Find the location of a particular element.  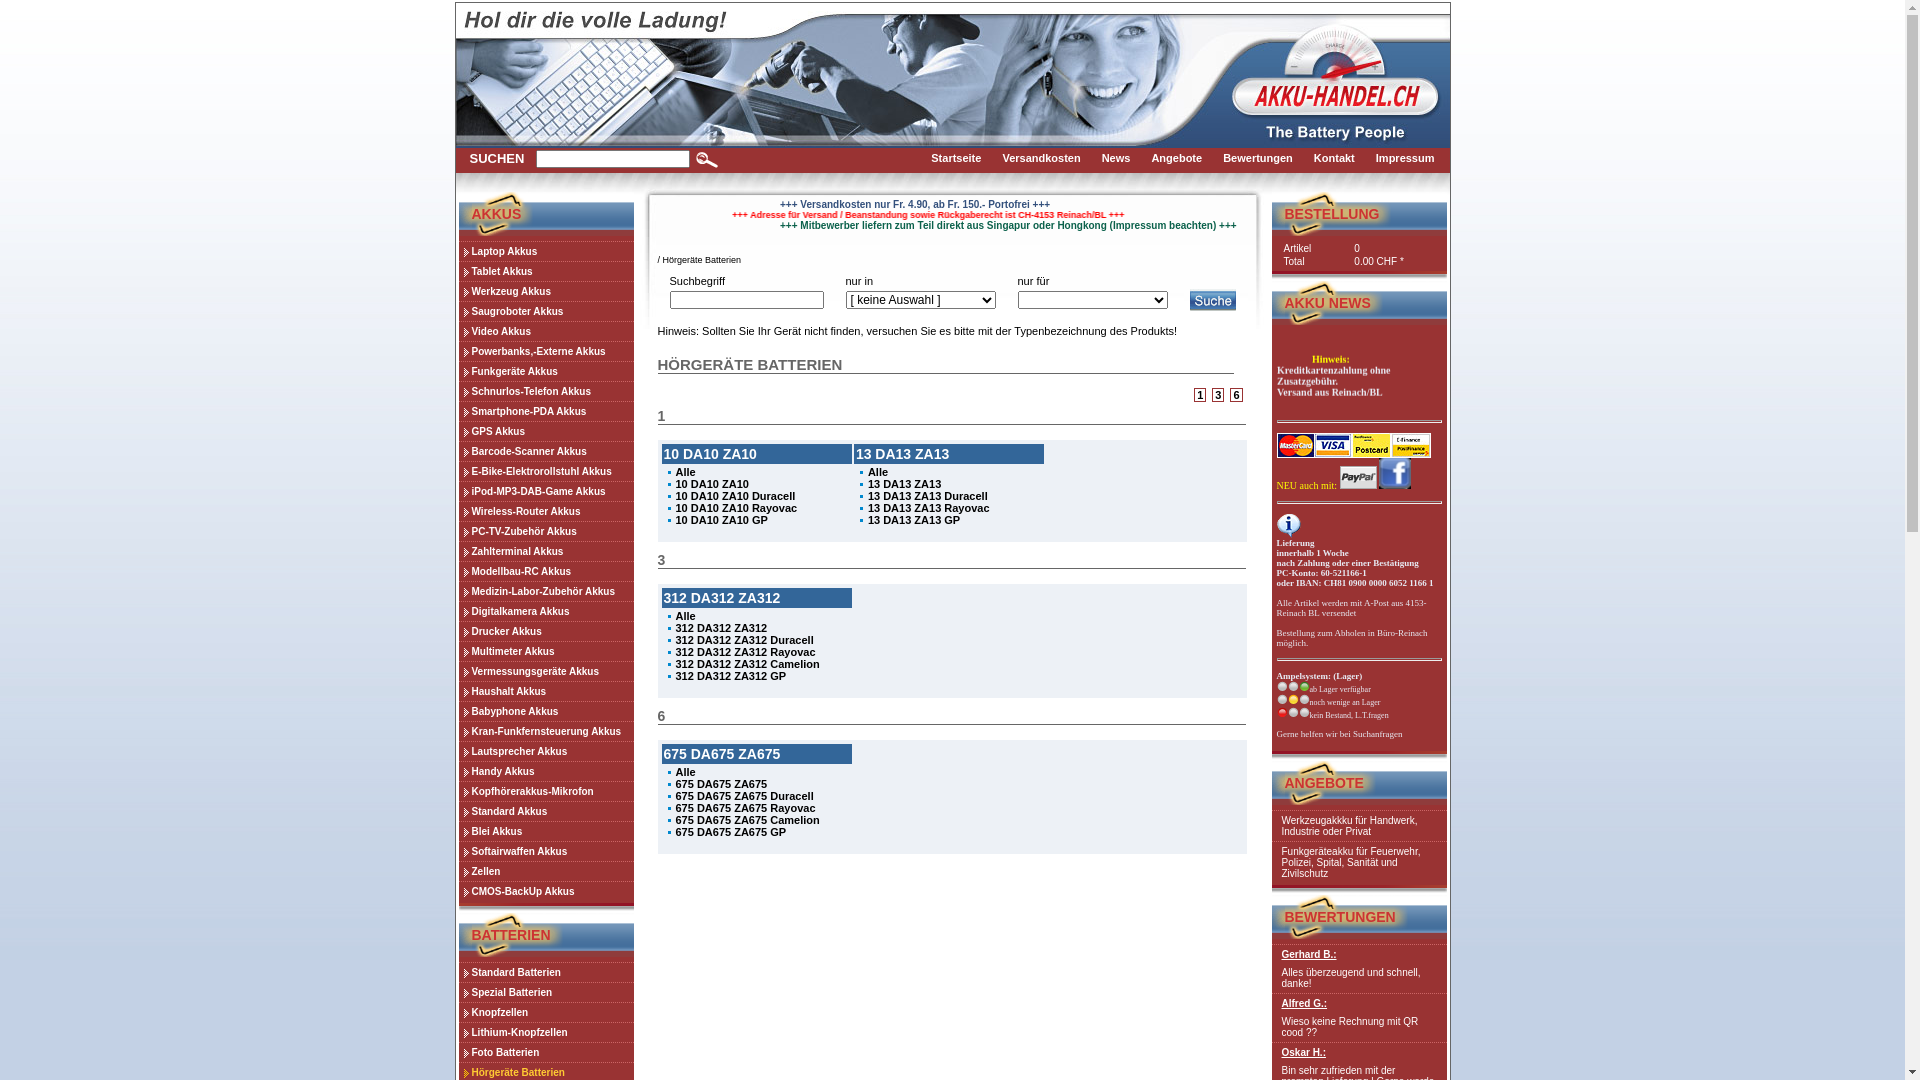

'Werkzeug Akkus' is located at coordinates (545, 290).